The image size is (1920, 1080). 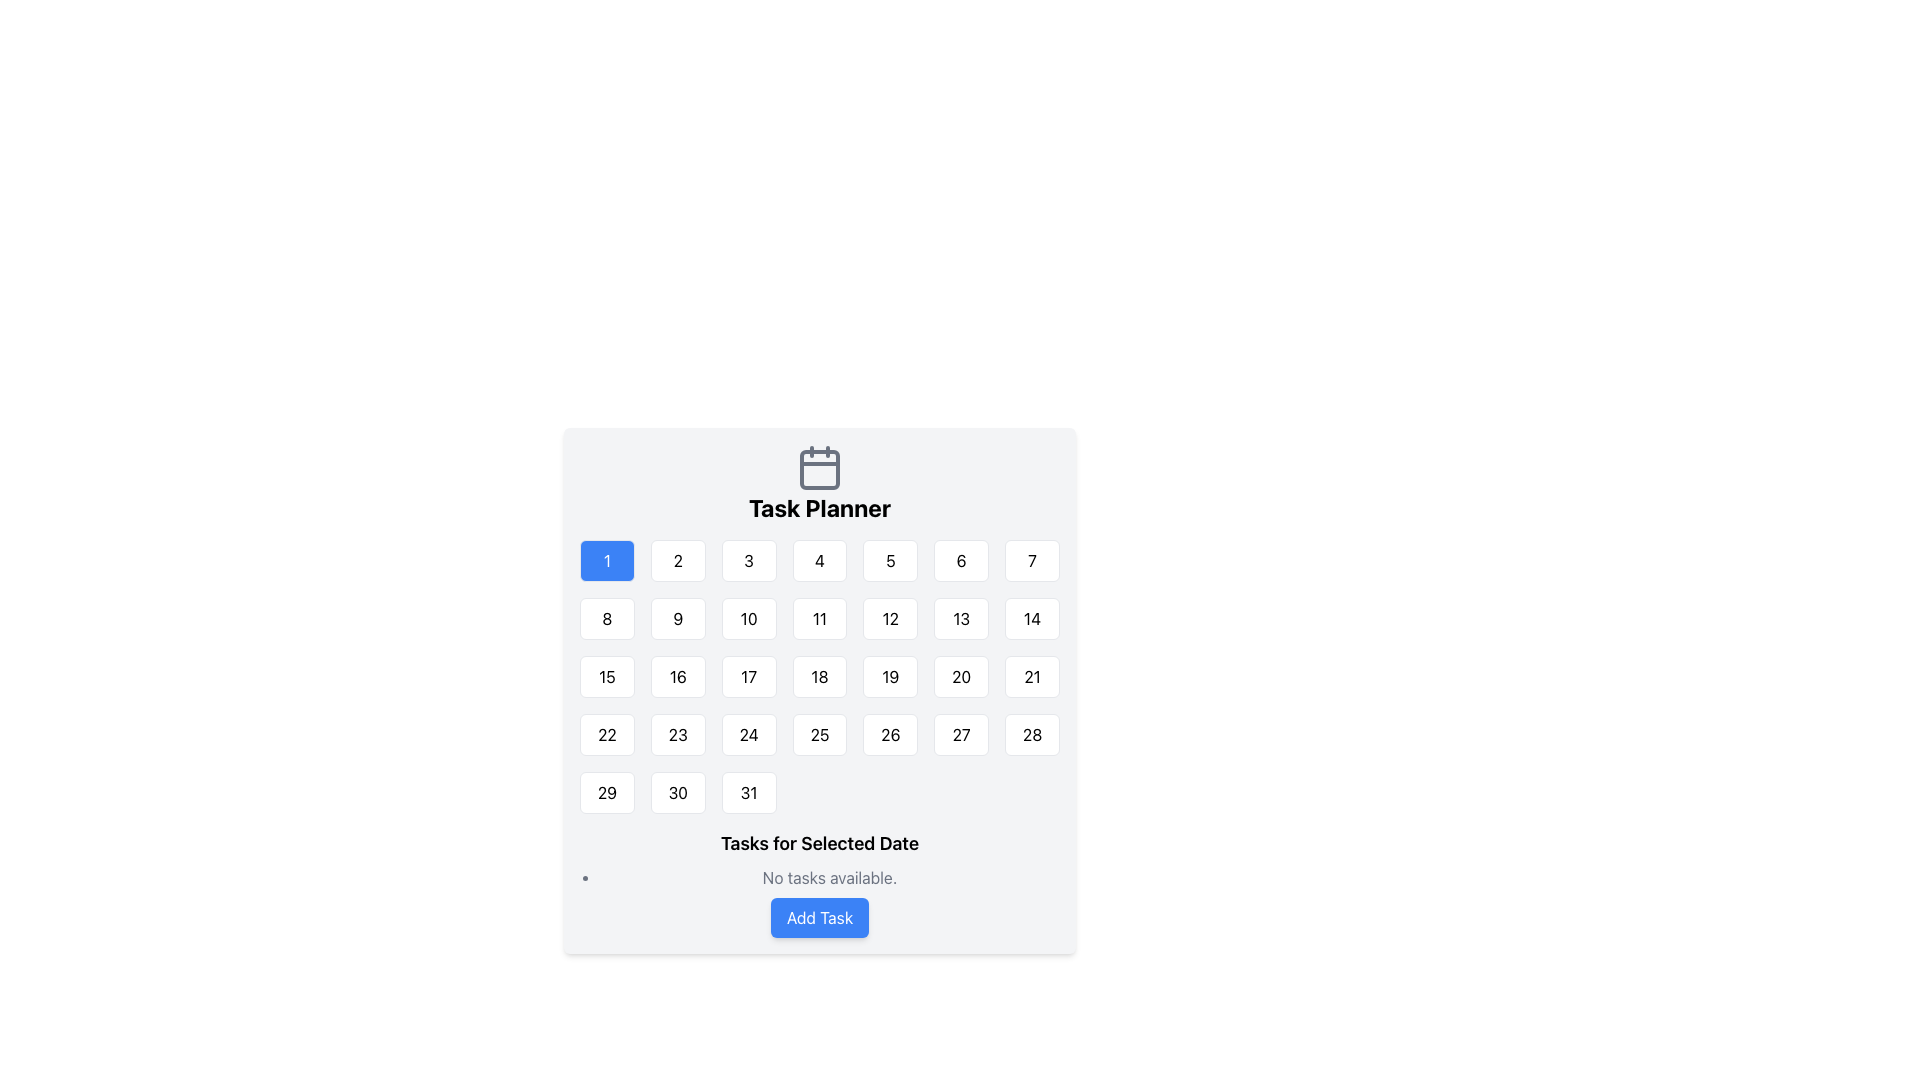 What do you see at coordinates (606, 676) in the screenshot?
I see `the square button with rounded corners labeled '15', which is located` at bounding box center [606, 676].